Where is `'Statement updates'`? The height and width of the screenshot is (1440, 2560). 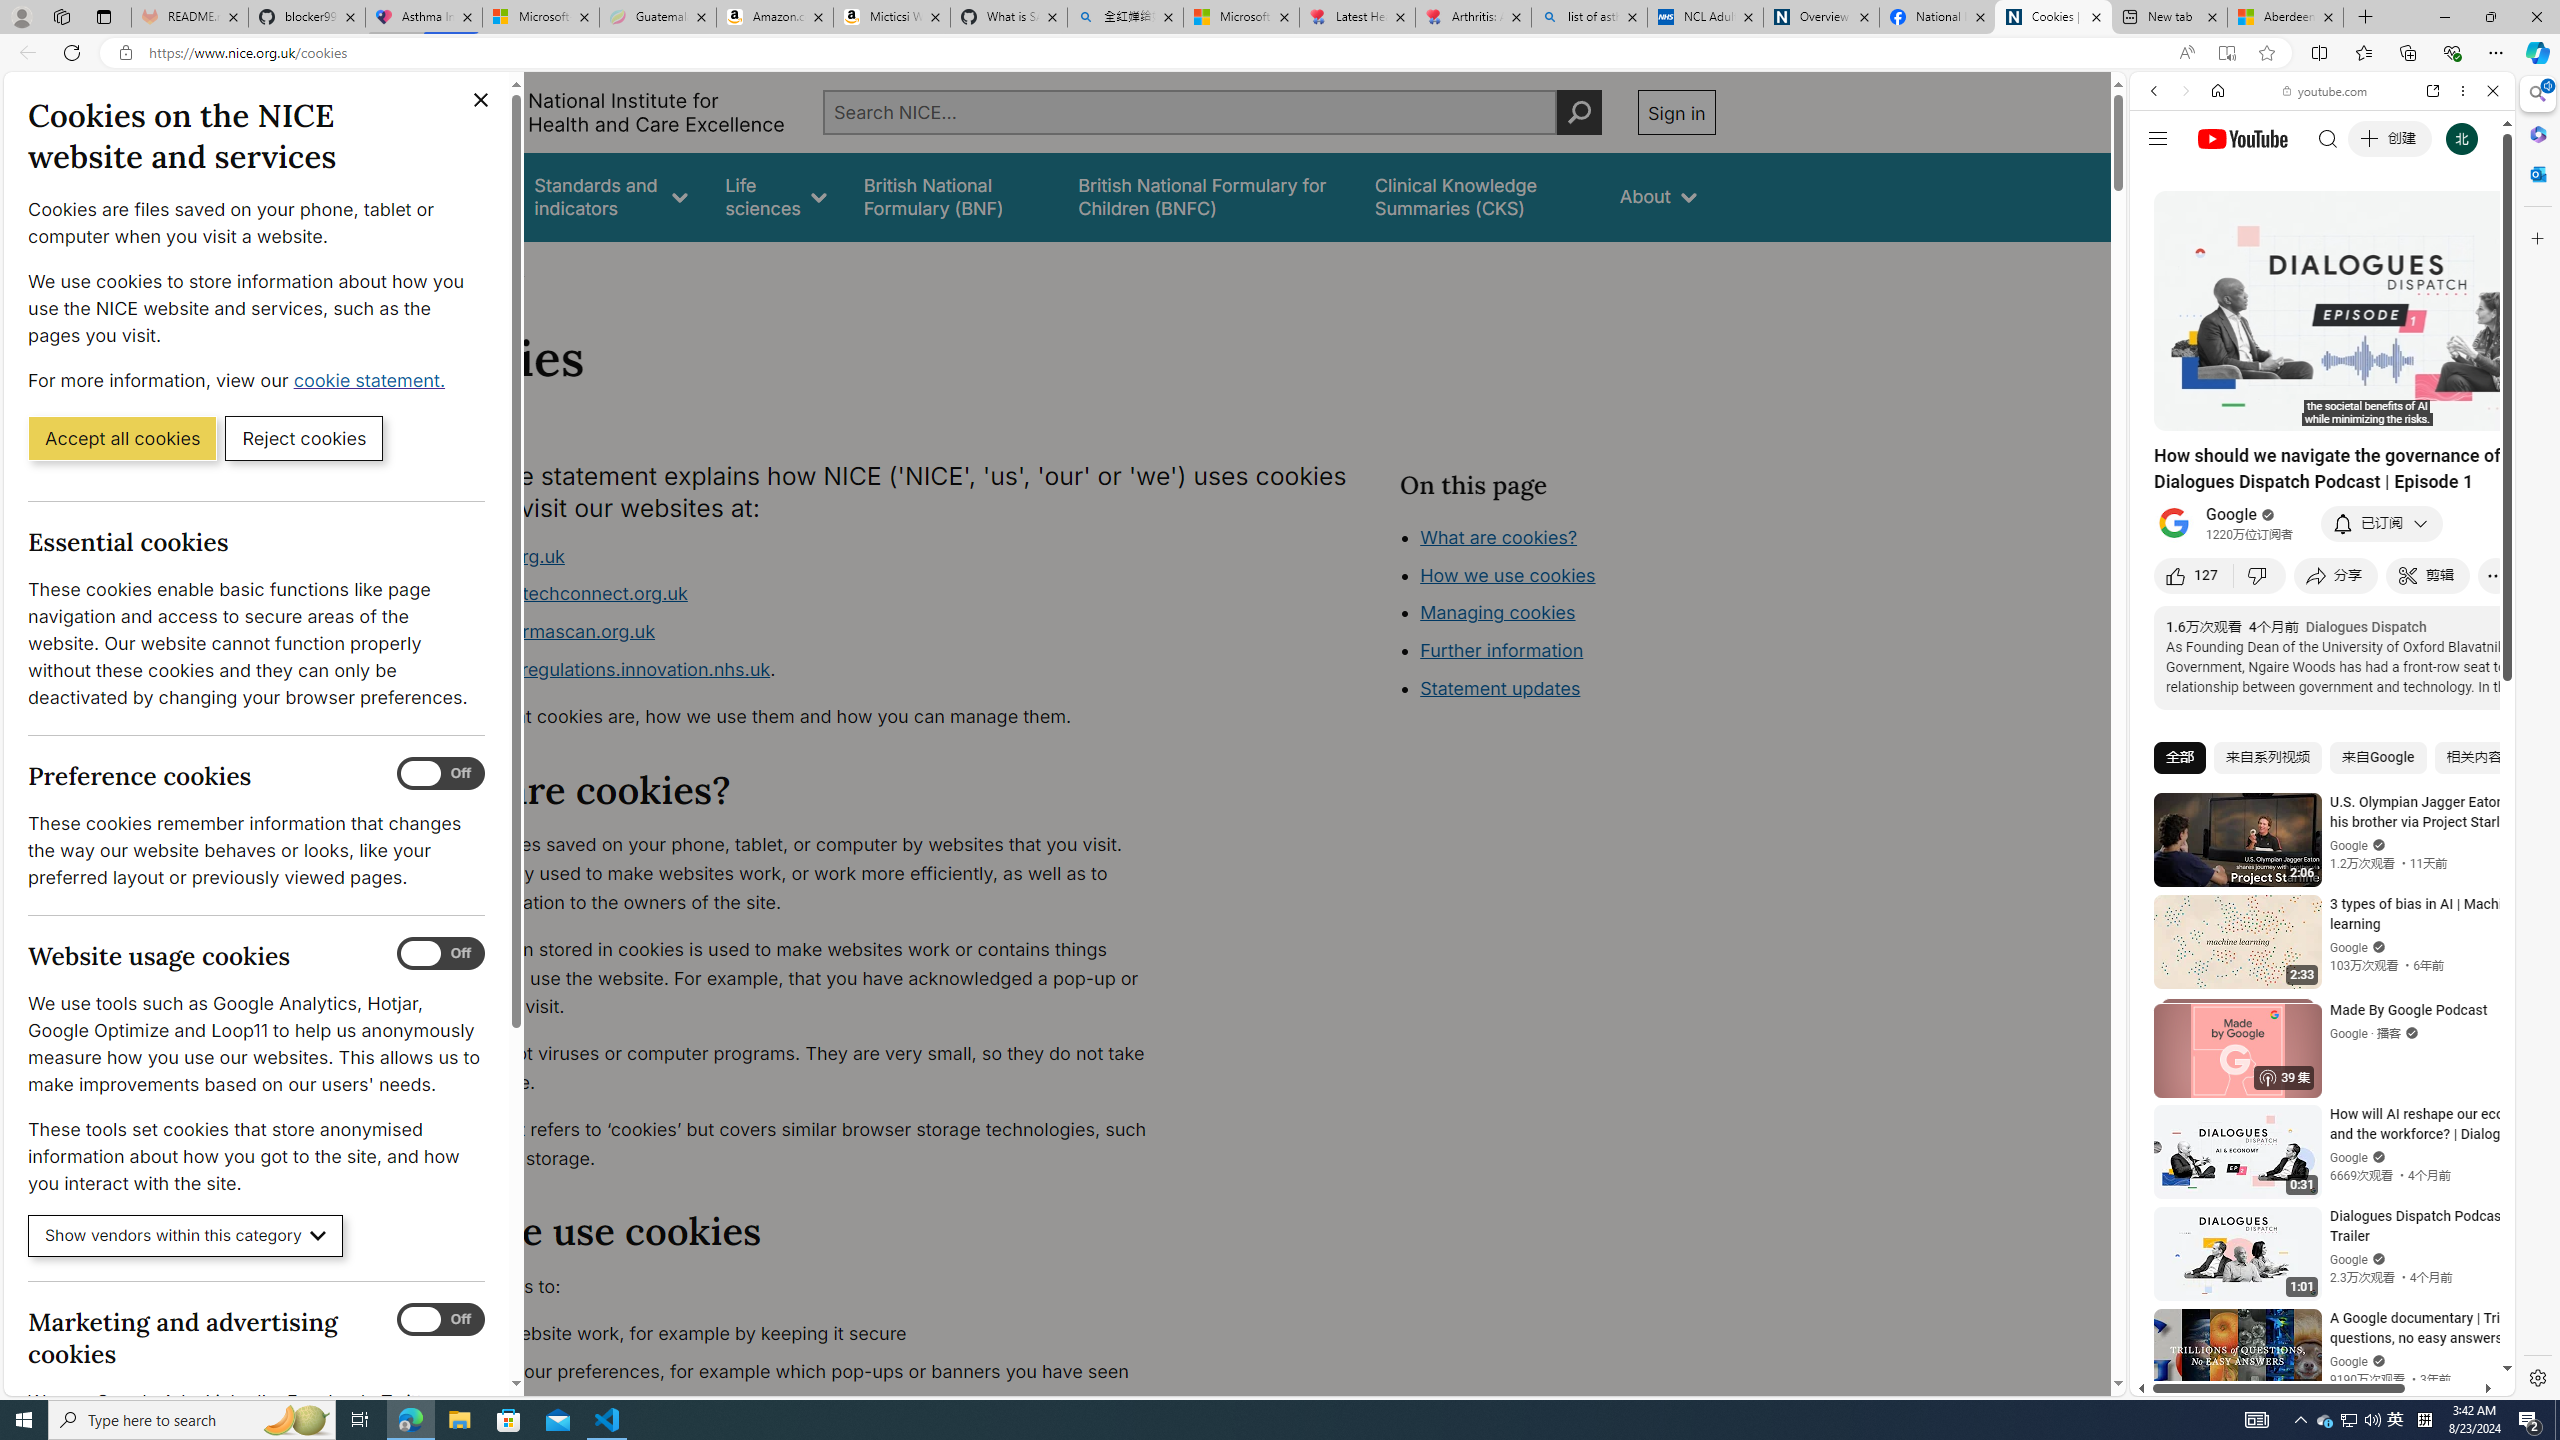
'Statement updates' is located at coordinates (1500, 689).